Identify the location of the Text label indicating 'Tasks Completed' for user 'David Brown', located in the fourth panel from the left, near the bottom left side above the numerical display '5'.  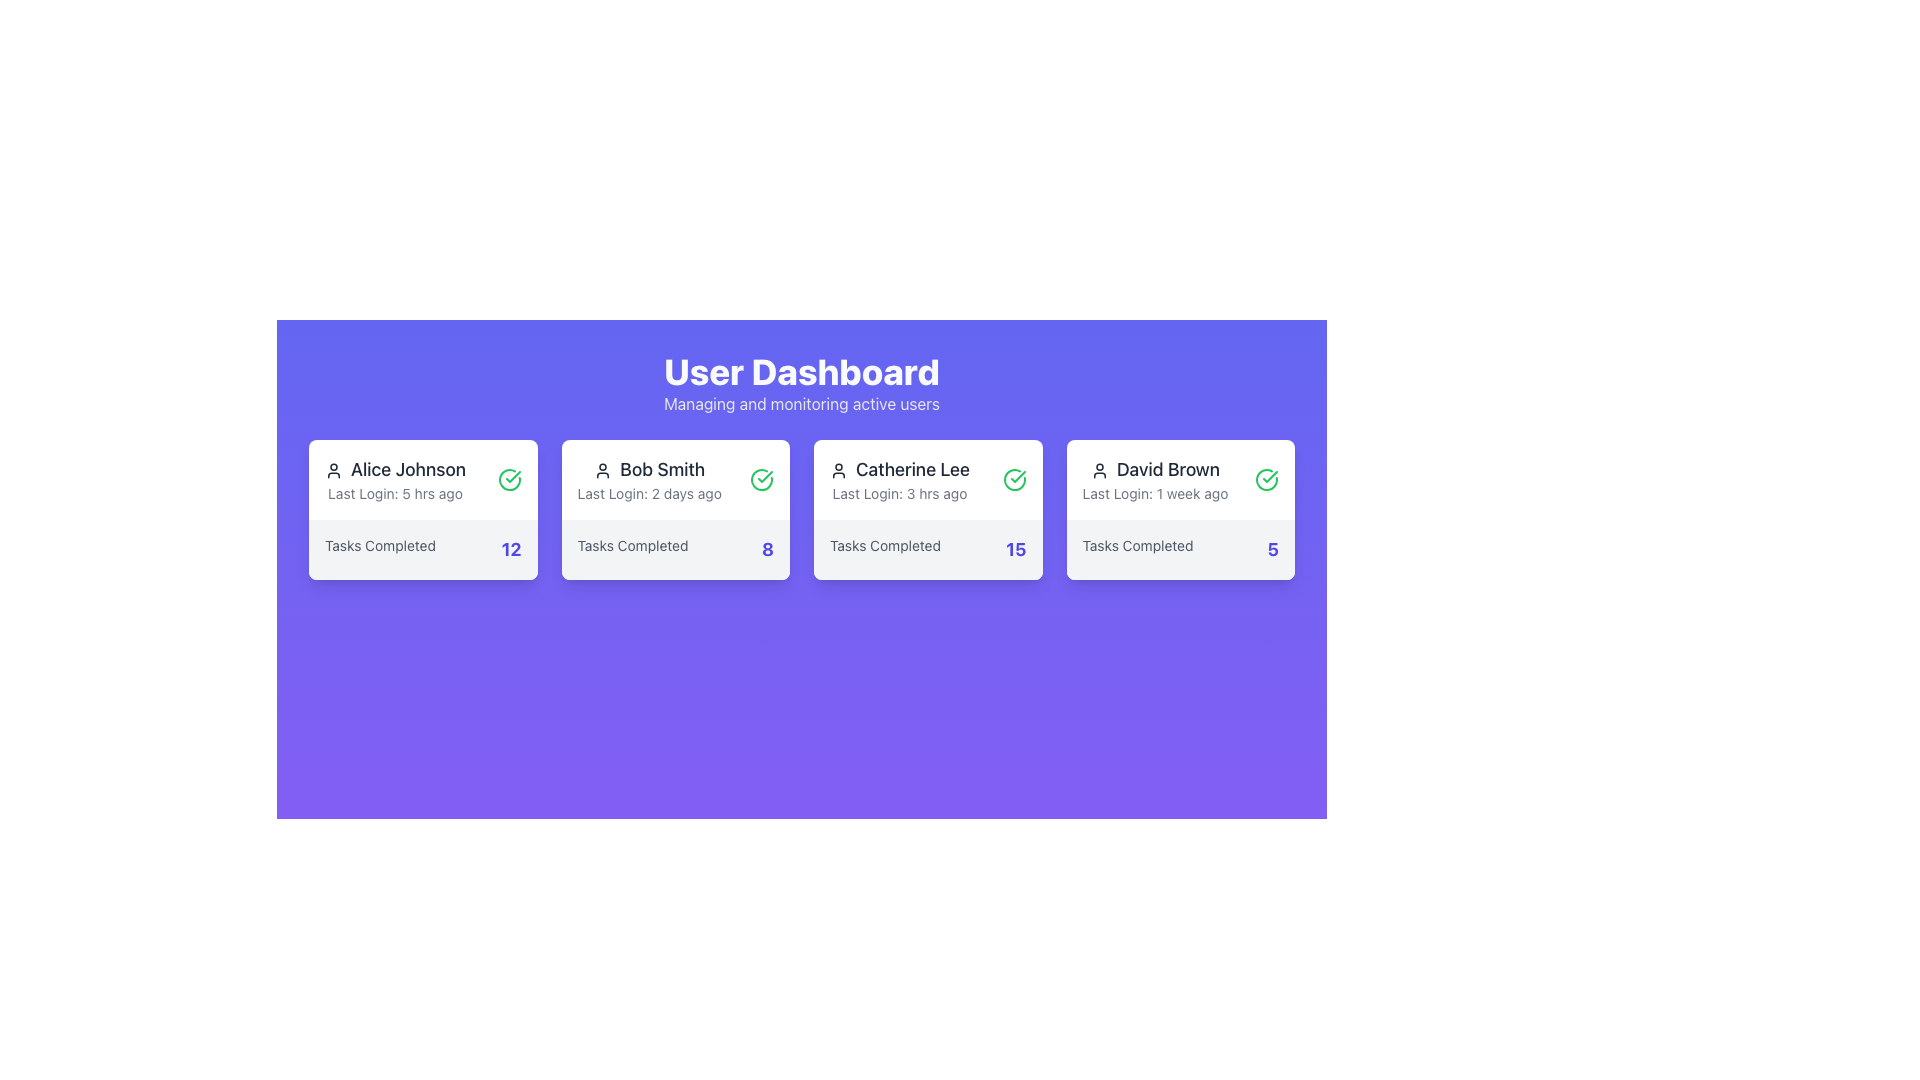
(1137, 550).